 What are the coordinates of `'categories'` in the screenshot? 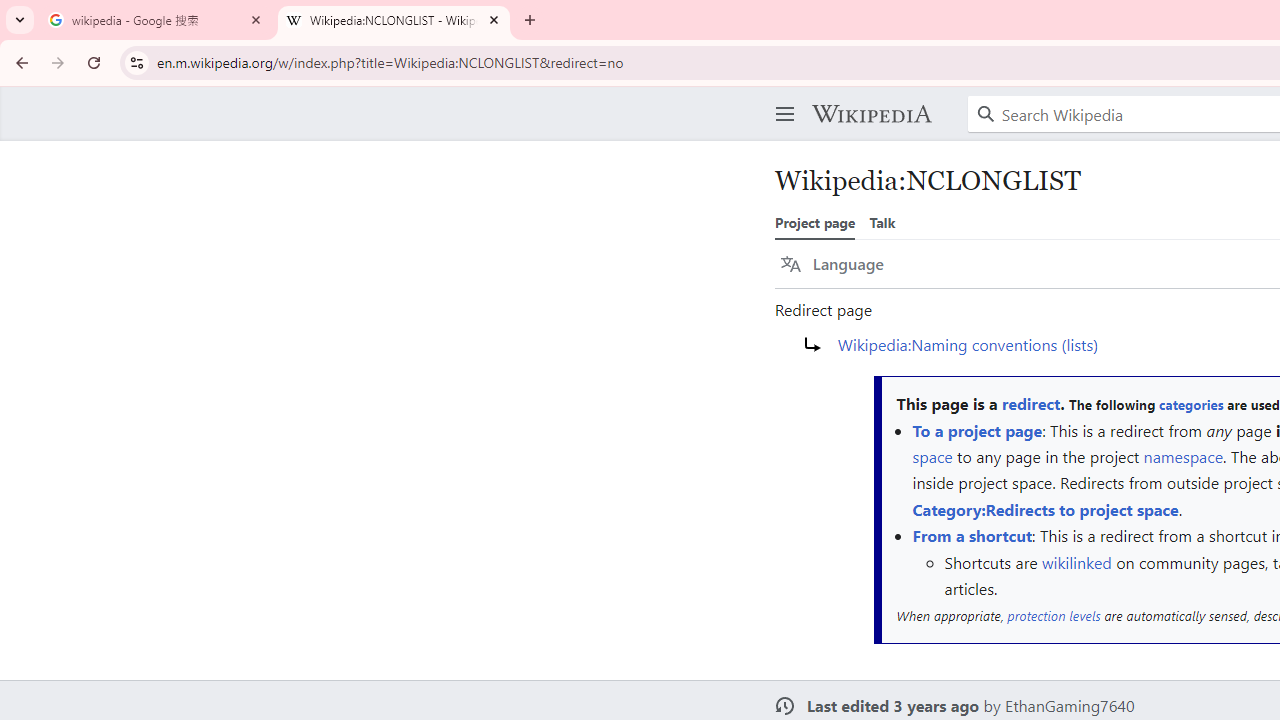 It's located at (1191, 405).